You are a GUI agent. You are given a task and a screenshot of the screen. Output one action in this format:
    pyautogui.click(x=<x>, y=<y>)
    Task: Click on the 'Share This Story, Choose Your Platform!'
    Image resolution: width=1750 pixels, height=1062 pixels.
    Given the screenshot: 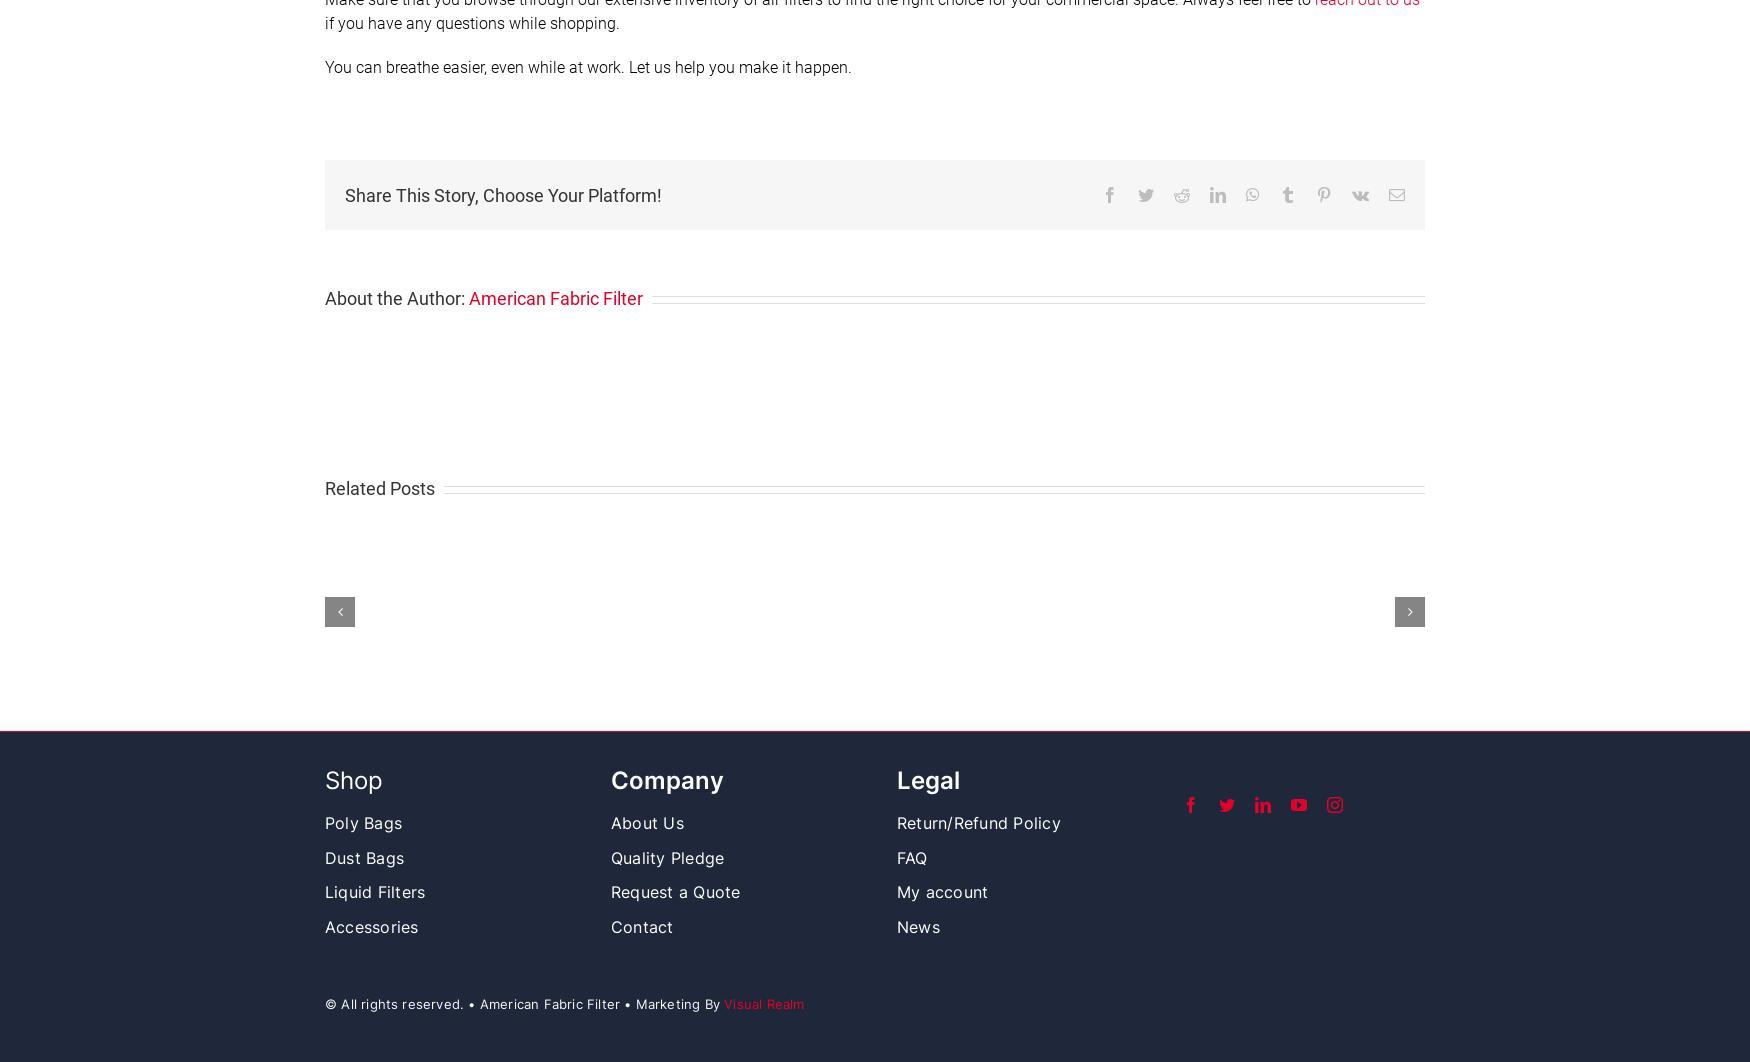 What is the action you would take?
    pyautogui.click(x=502, y=194)
    